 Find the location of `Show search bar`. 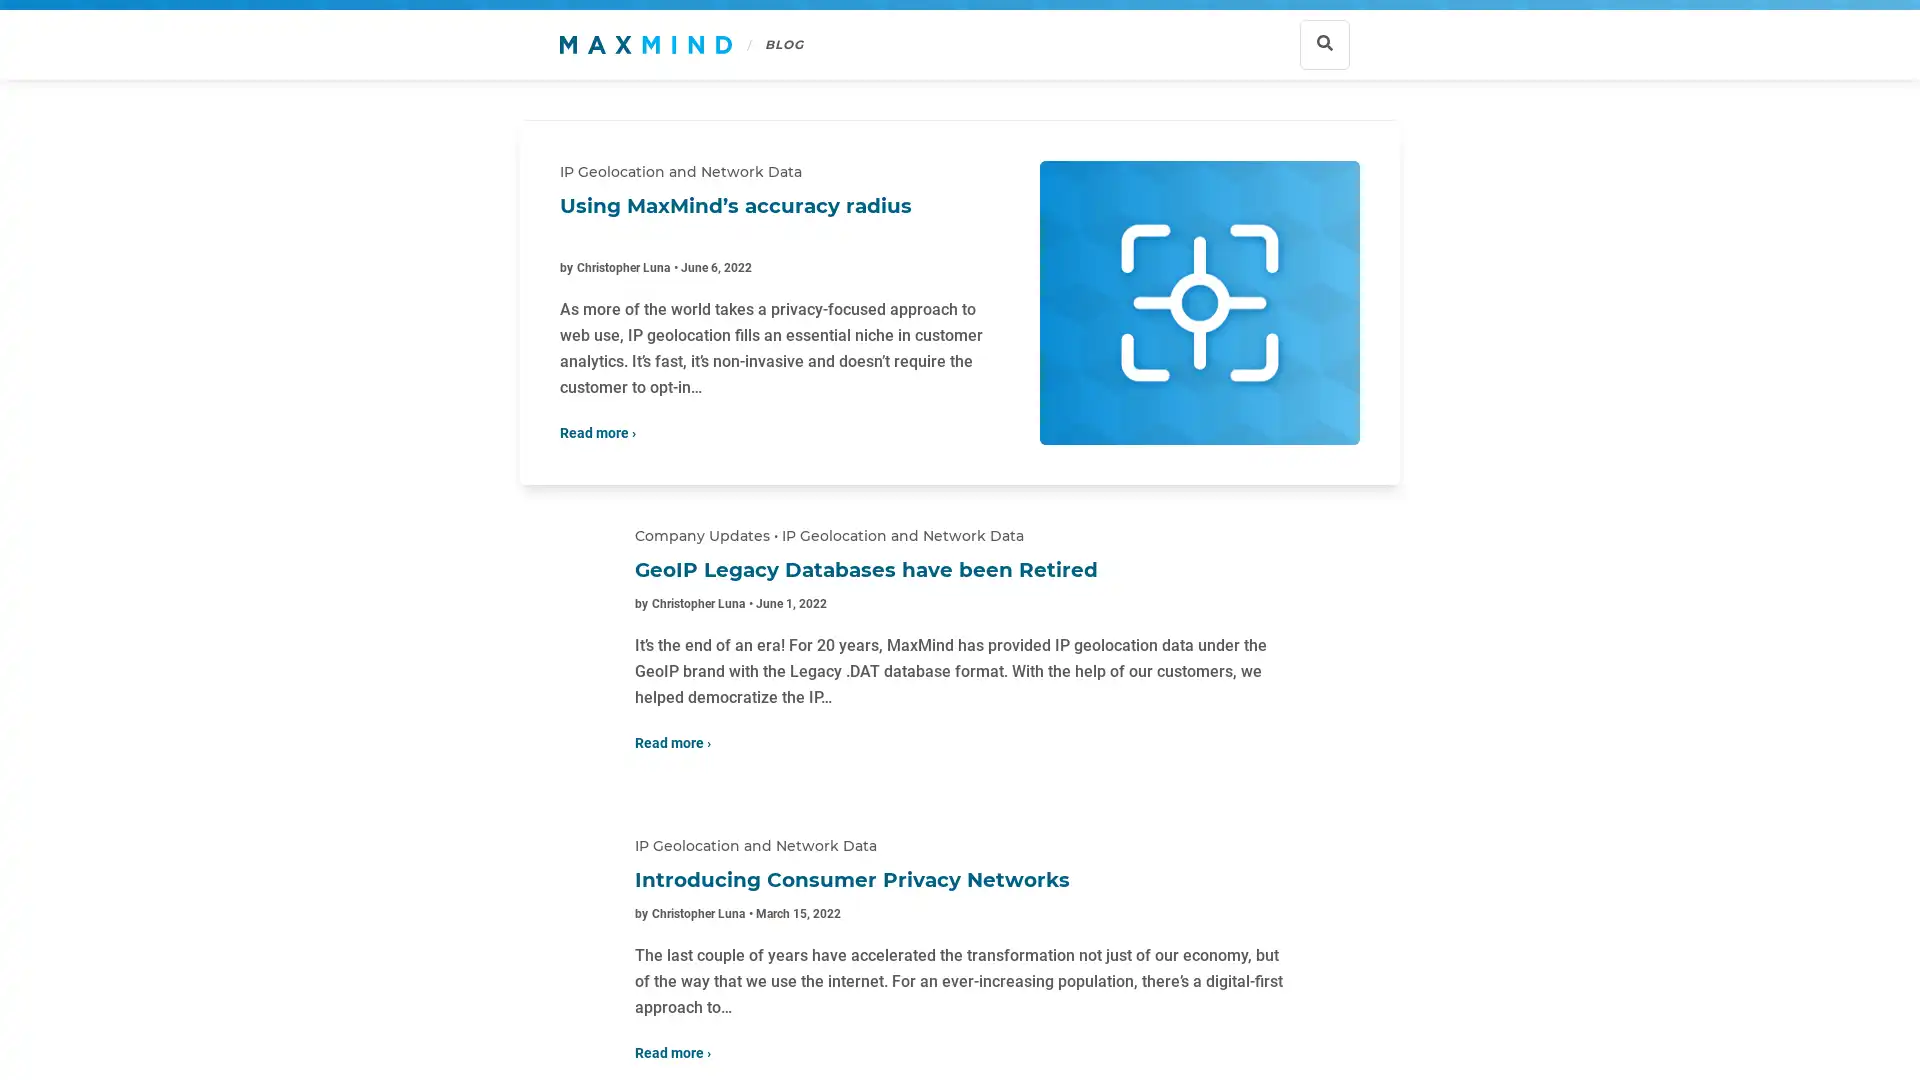

Show search bar is located at coordinates (1324, 45).